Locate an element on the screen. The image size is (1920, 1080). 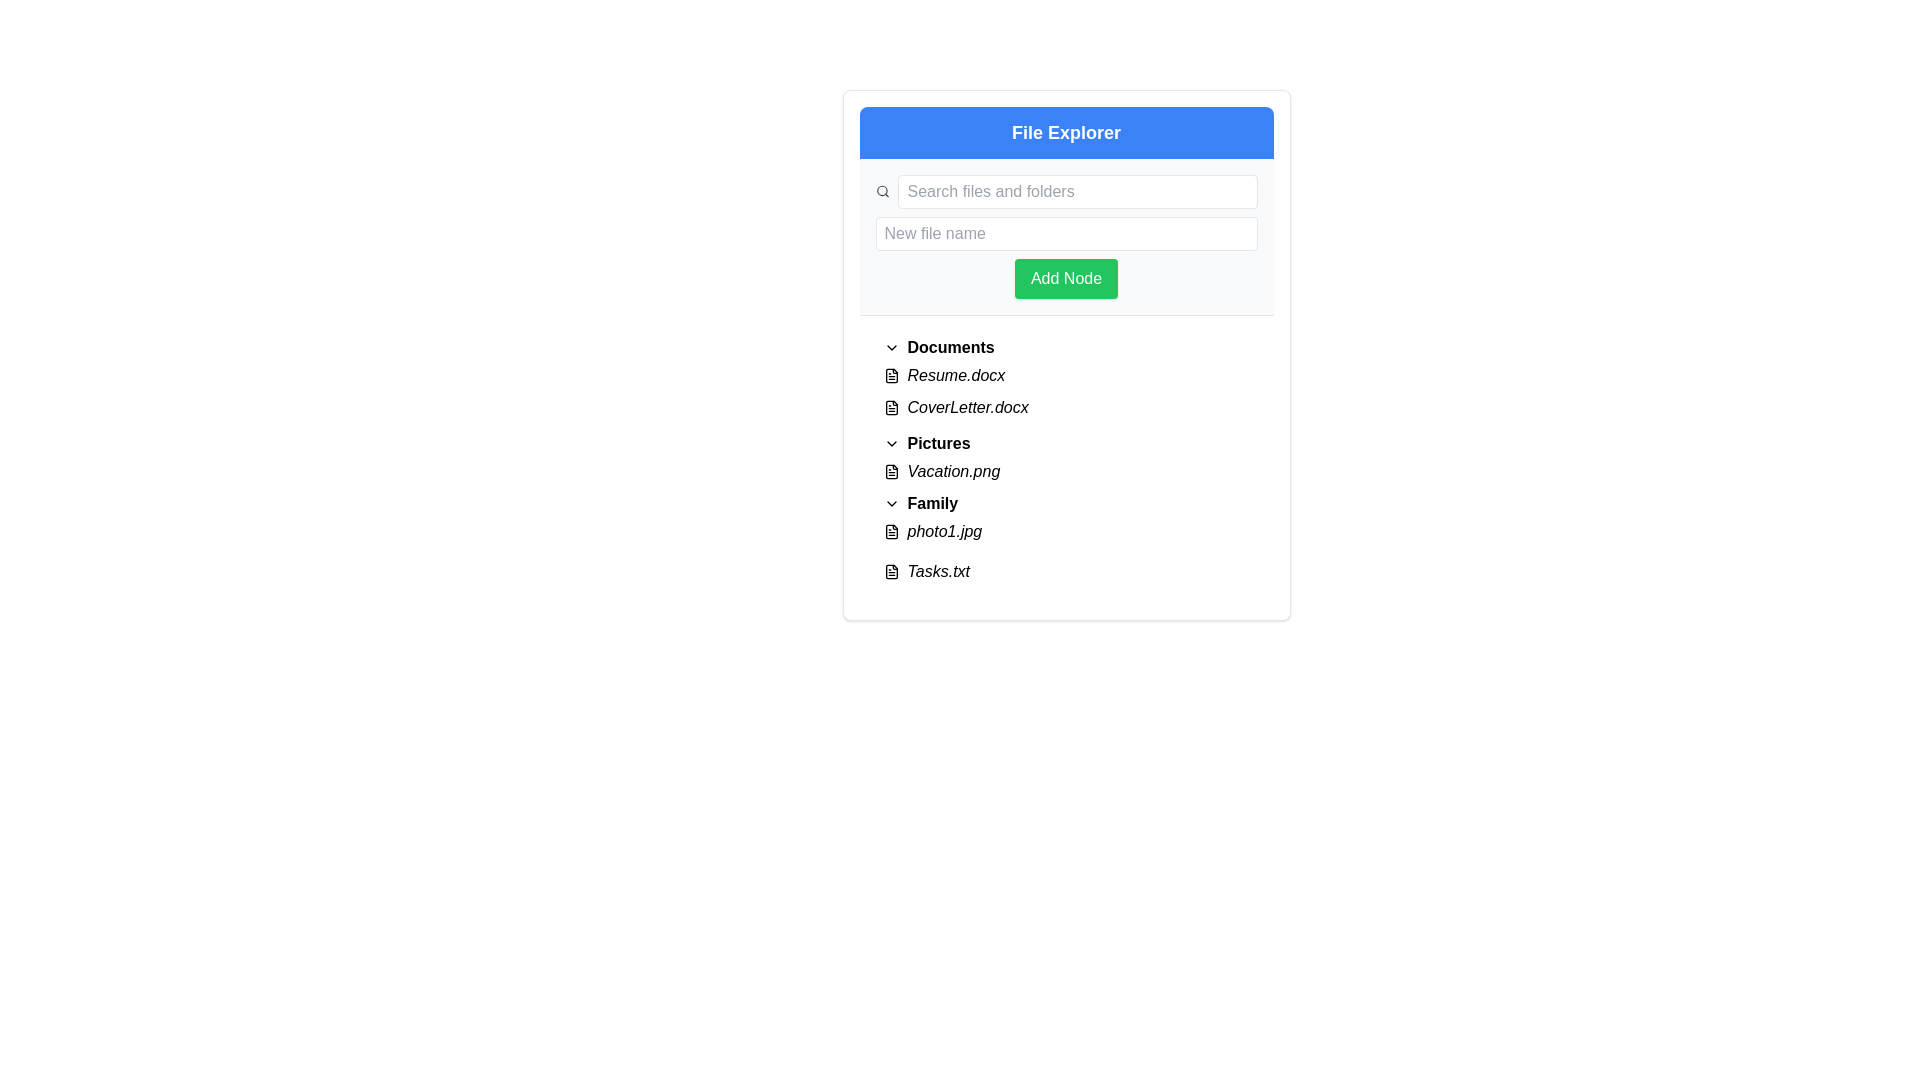
the 'Tasks.txt' file in the file explorer is located at coordinates (1065, 571).